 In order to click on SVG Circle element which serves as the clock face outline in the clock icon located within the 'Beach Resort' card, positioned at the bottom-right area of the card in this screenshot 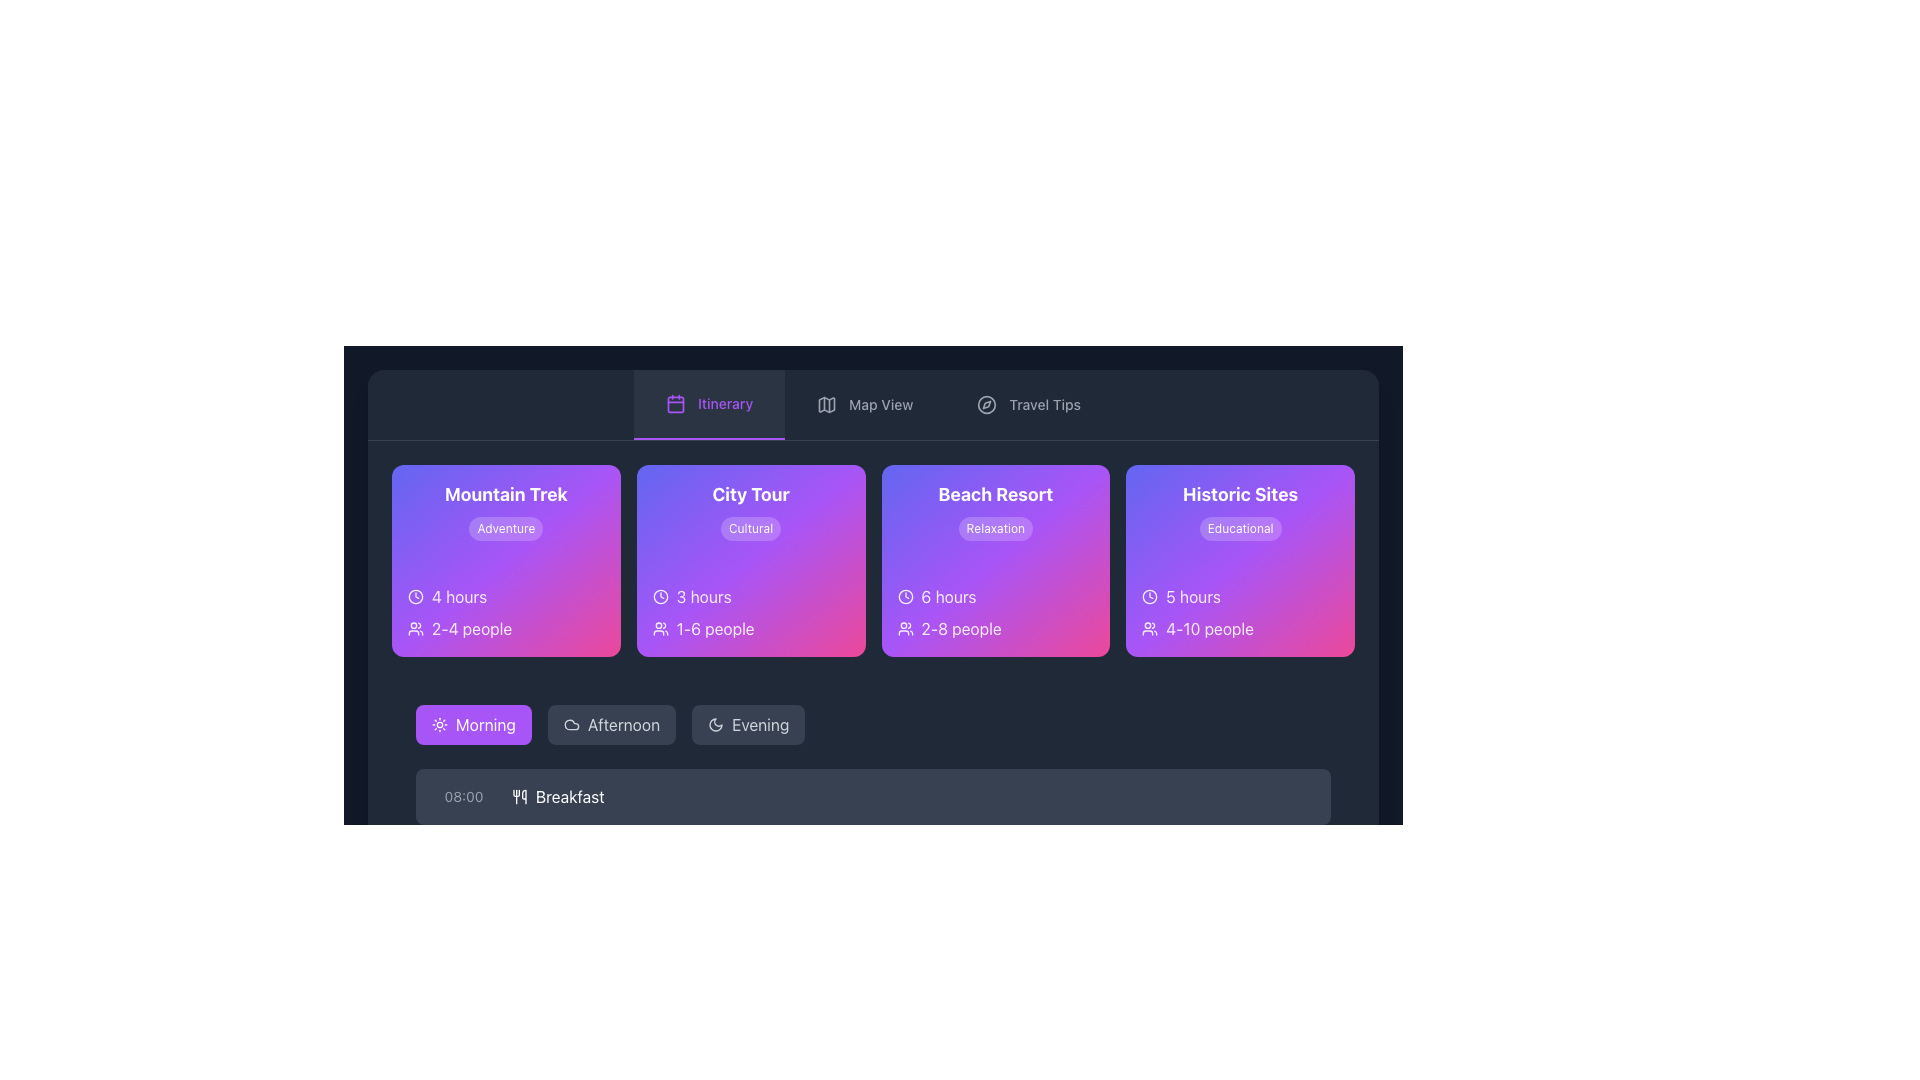, I will do `click(904, 596)`.